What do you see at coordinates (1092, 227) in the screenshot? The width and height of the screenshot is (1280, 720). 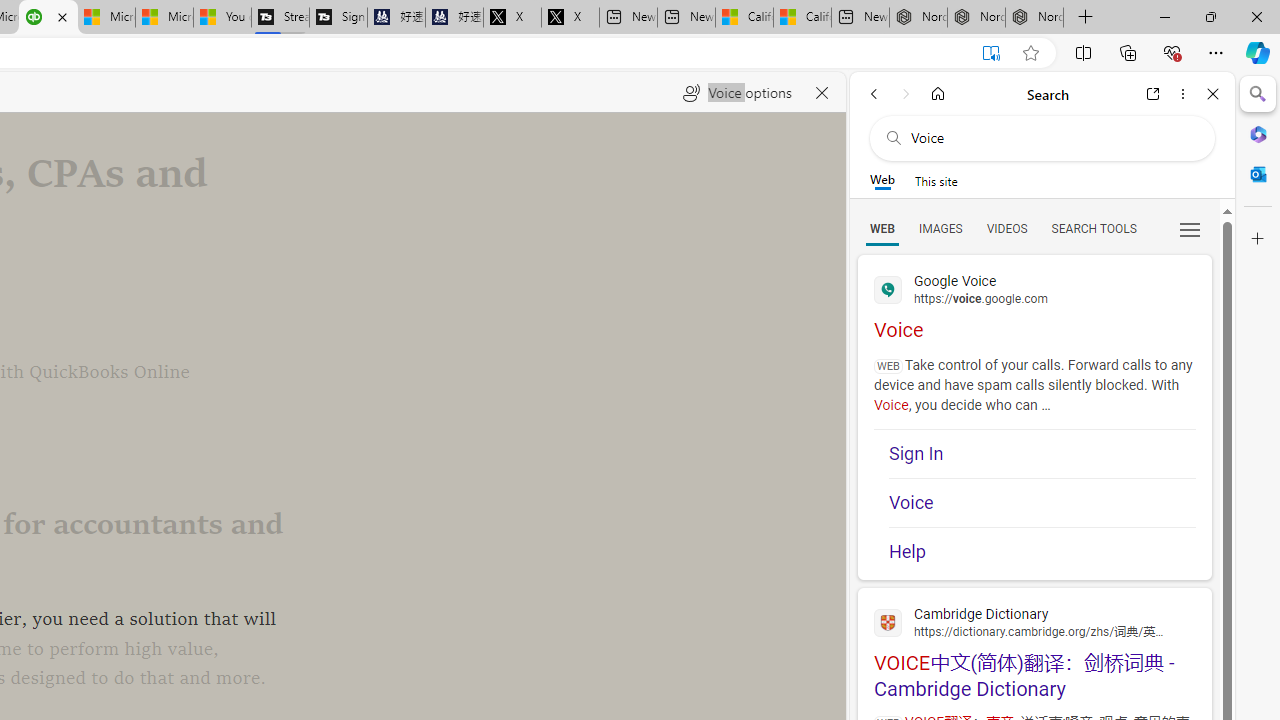 I see `'Search Filter, Search Tools'` at bounding box center [1092, 227].